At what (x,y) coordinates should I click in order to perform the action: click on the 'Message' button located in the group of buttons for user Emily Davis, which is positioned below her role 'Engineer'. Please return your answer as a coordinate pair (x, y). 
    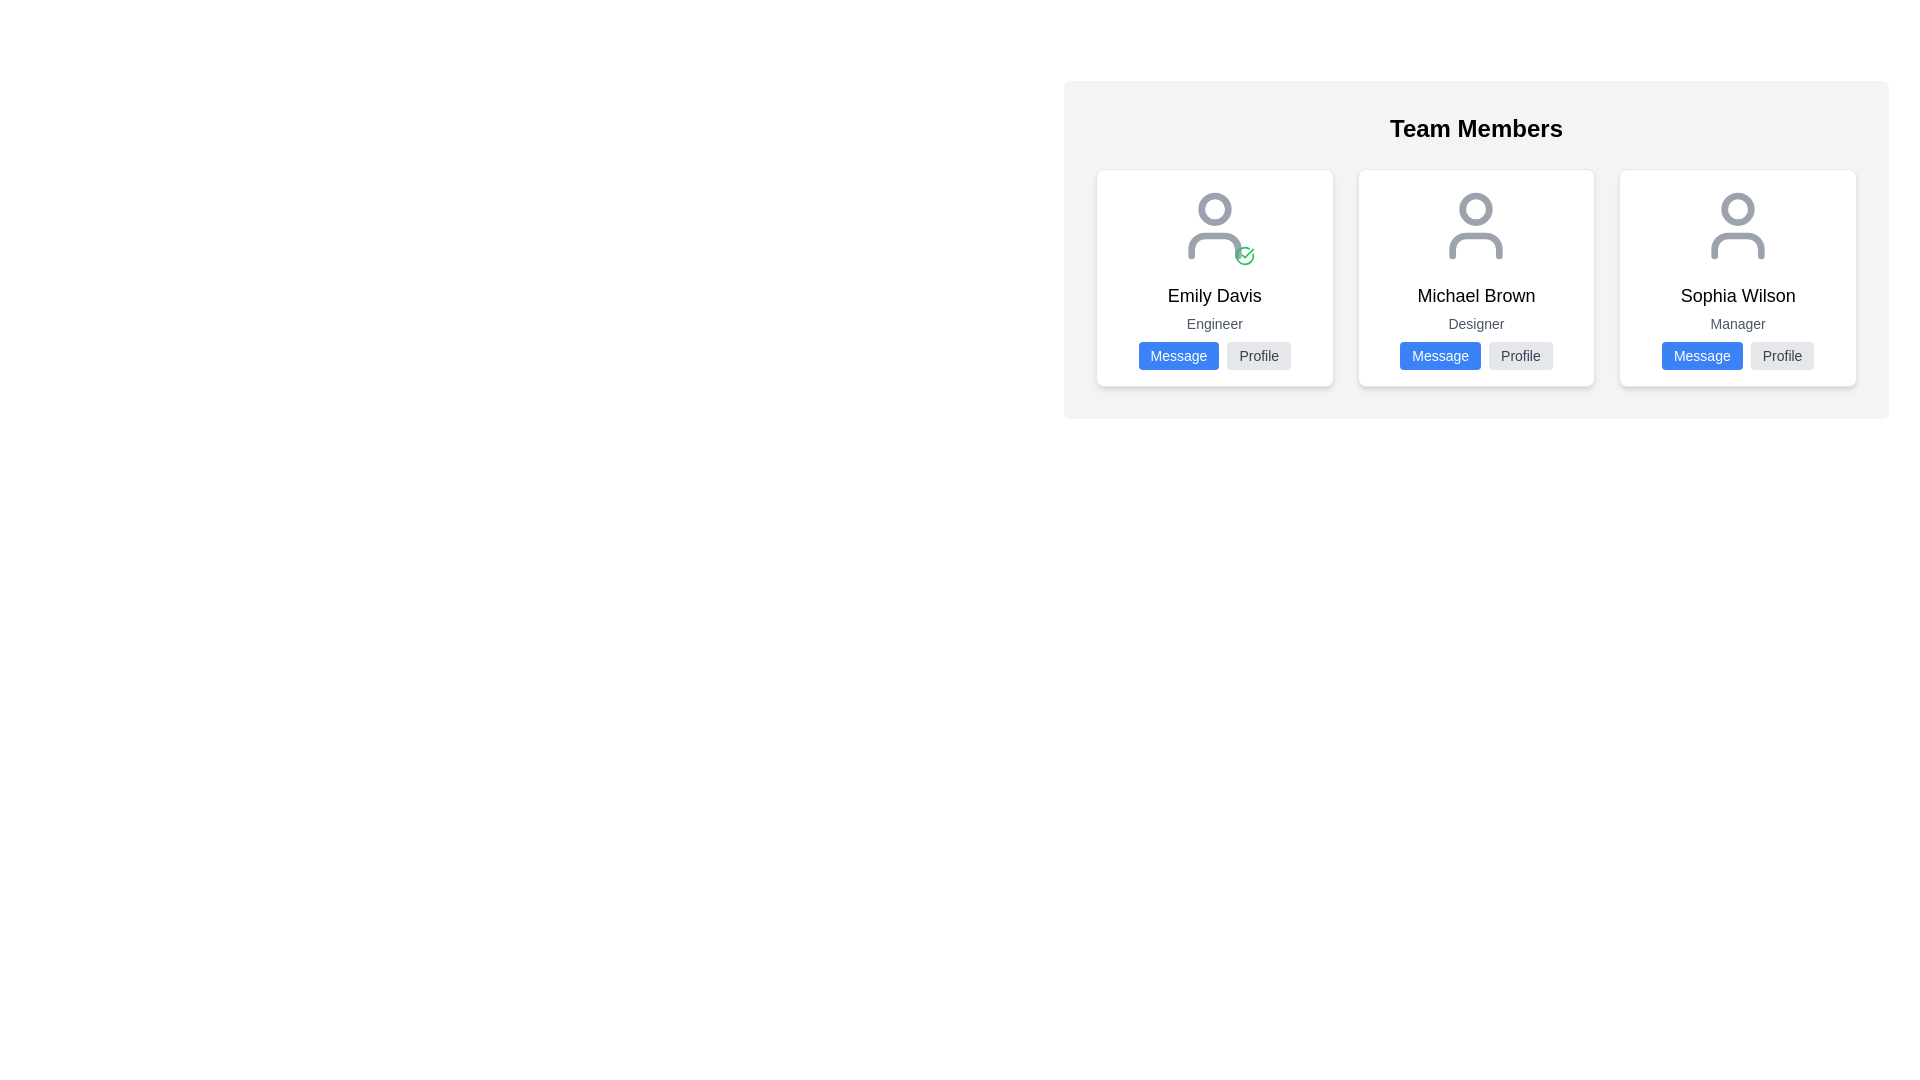
    Looking at the image, I should click on (1213, 354).